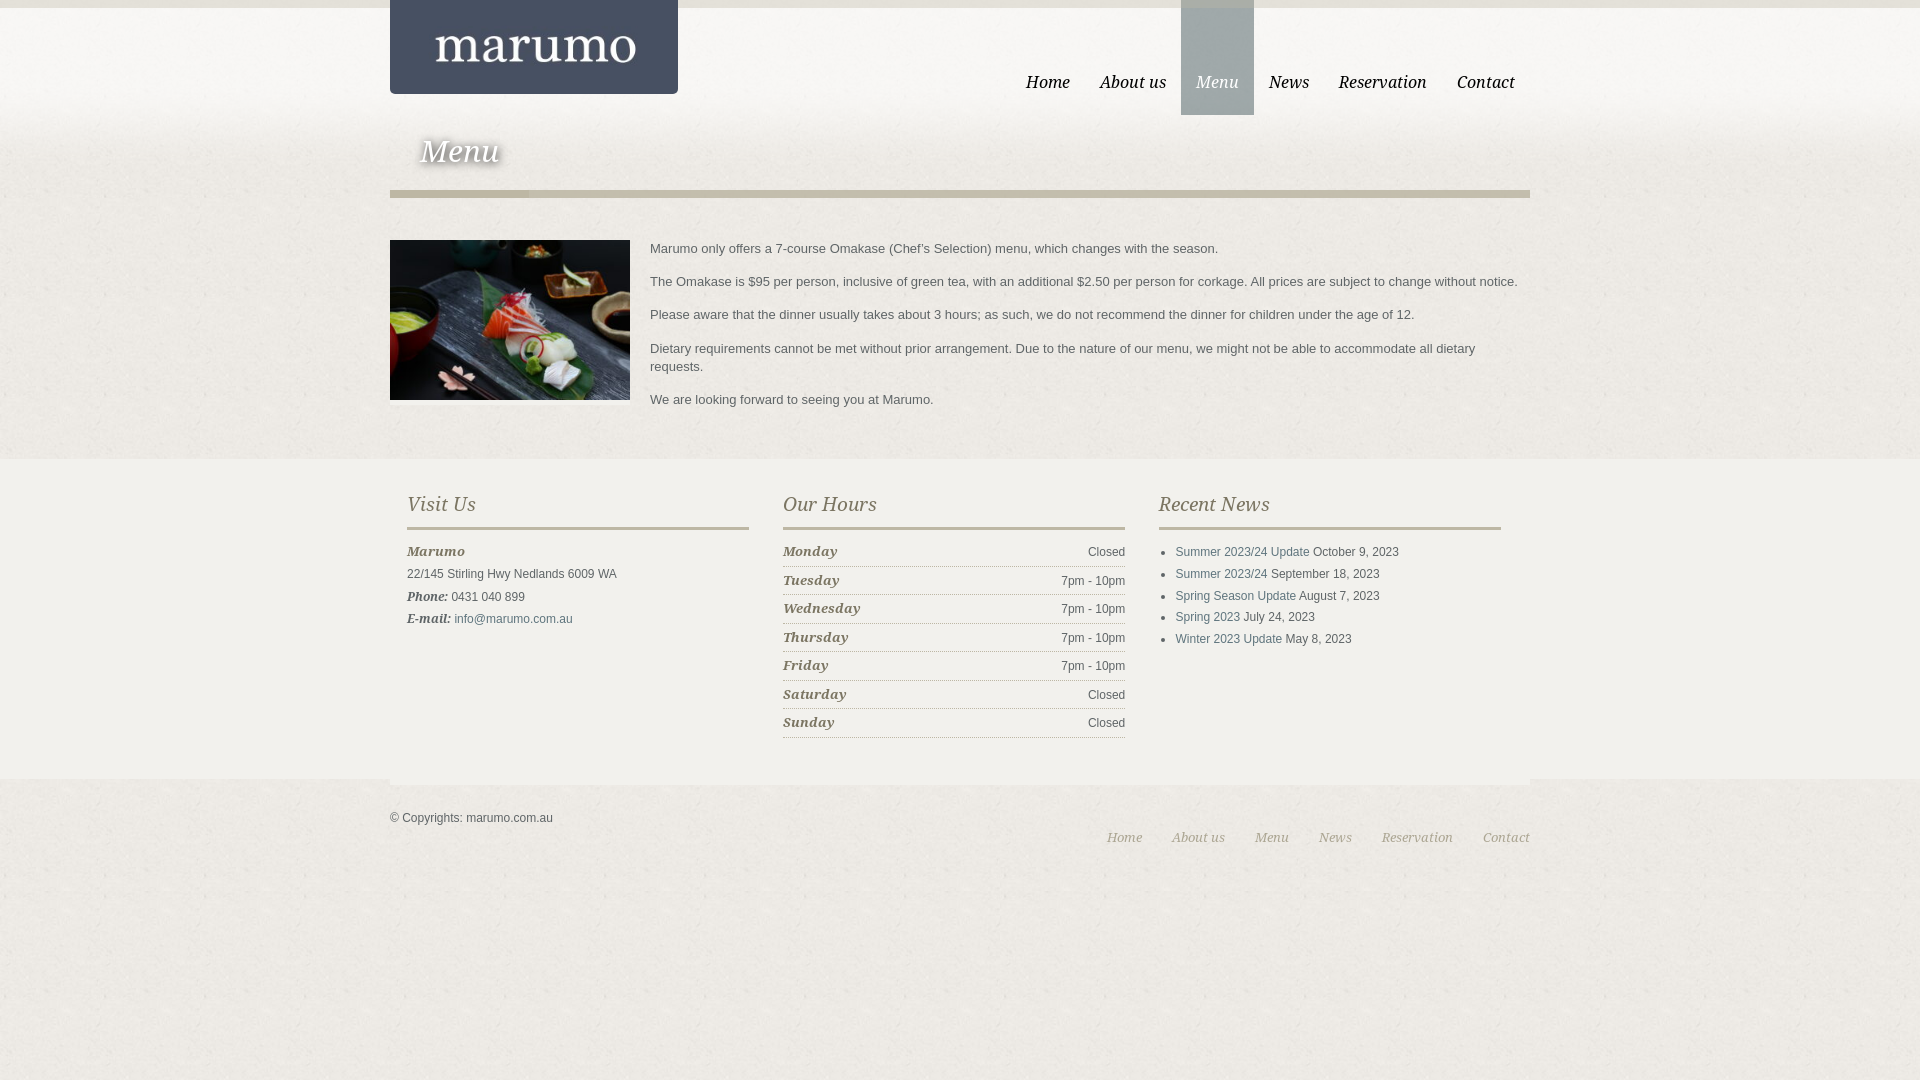  Describe the element at coordinates (1381, 56) in the screenshot. I see `'Reservation'` at that location.